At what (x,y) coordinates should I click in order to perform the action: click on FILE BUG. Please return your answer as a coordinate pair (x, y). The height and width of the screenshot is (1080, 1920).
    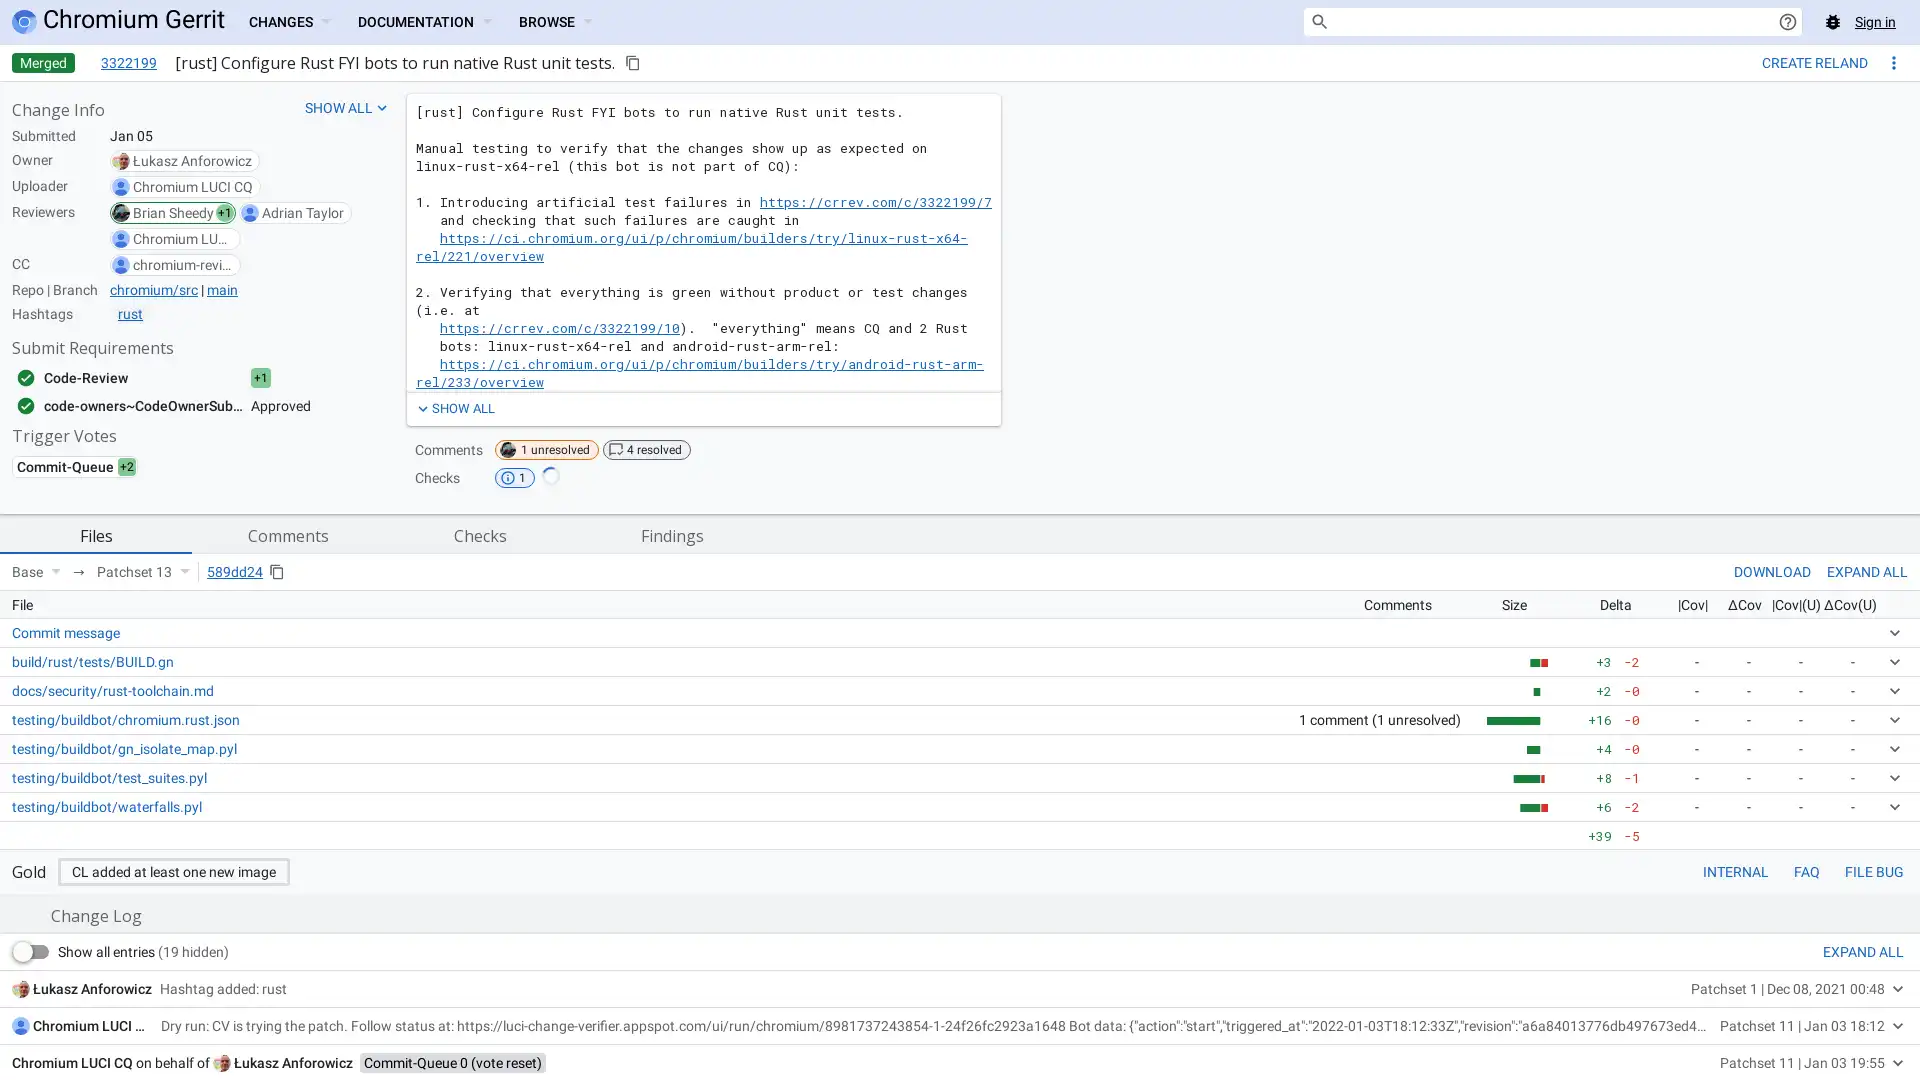
    Looking at the image, I should click on (1873, 870).